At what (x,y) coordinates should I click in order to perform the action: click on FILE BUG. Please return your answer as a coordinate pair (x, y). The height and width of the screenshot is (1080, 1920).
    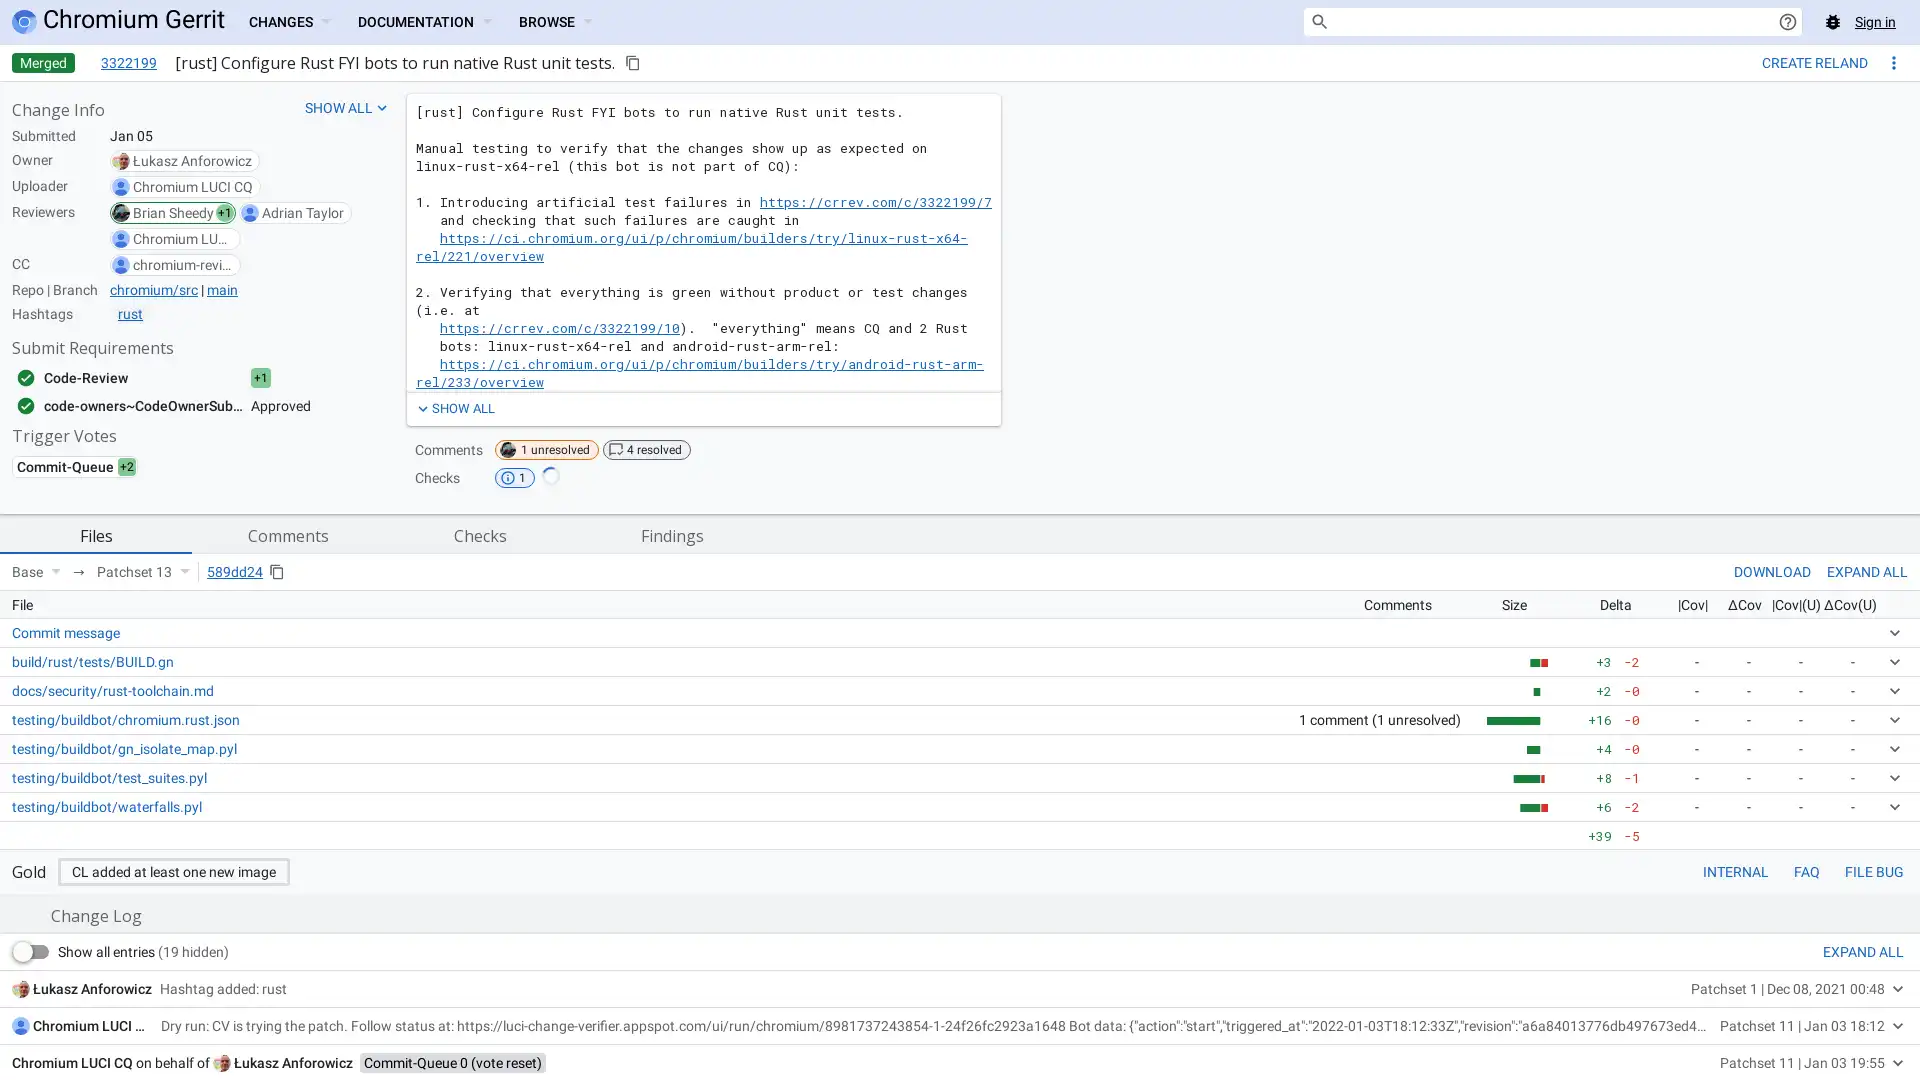
    Looking at the image, I should click on (1873, 870).